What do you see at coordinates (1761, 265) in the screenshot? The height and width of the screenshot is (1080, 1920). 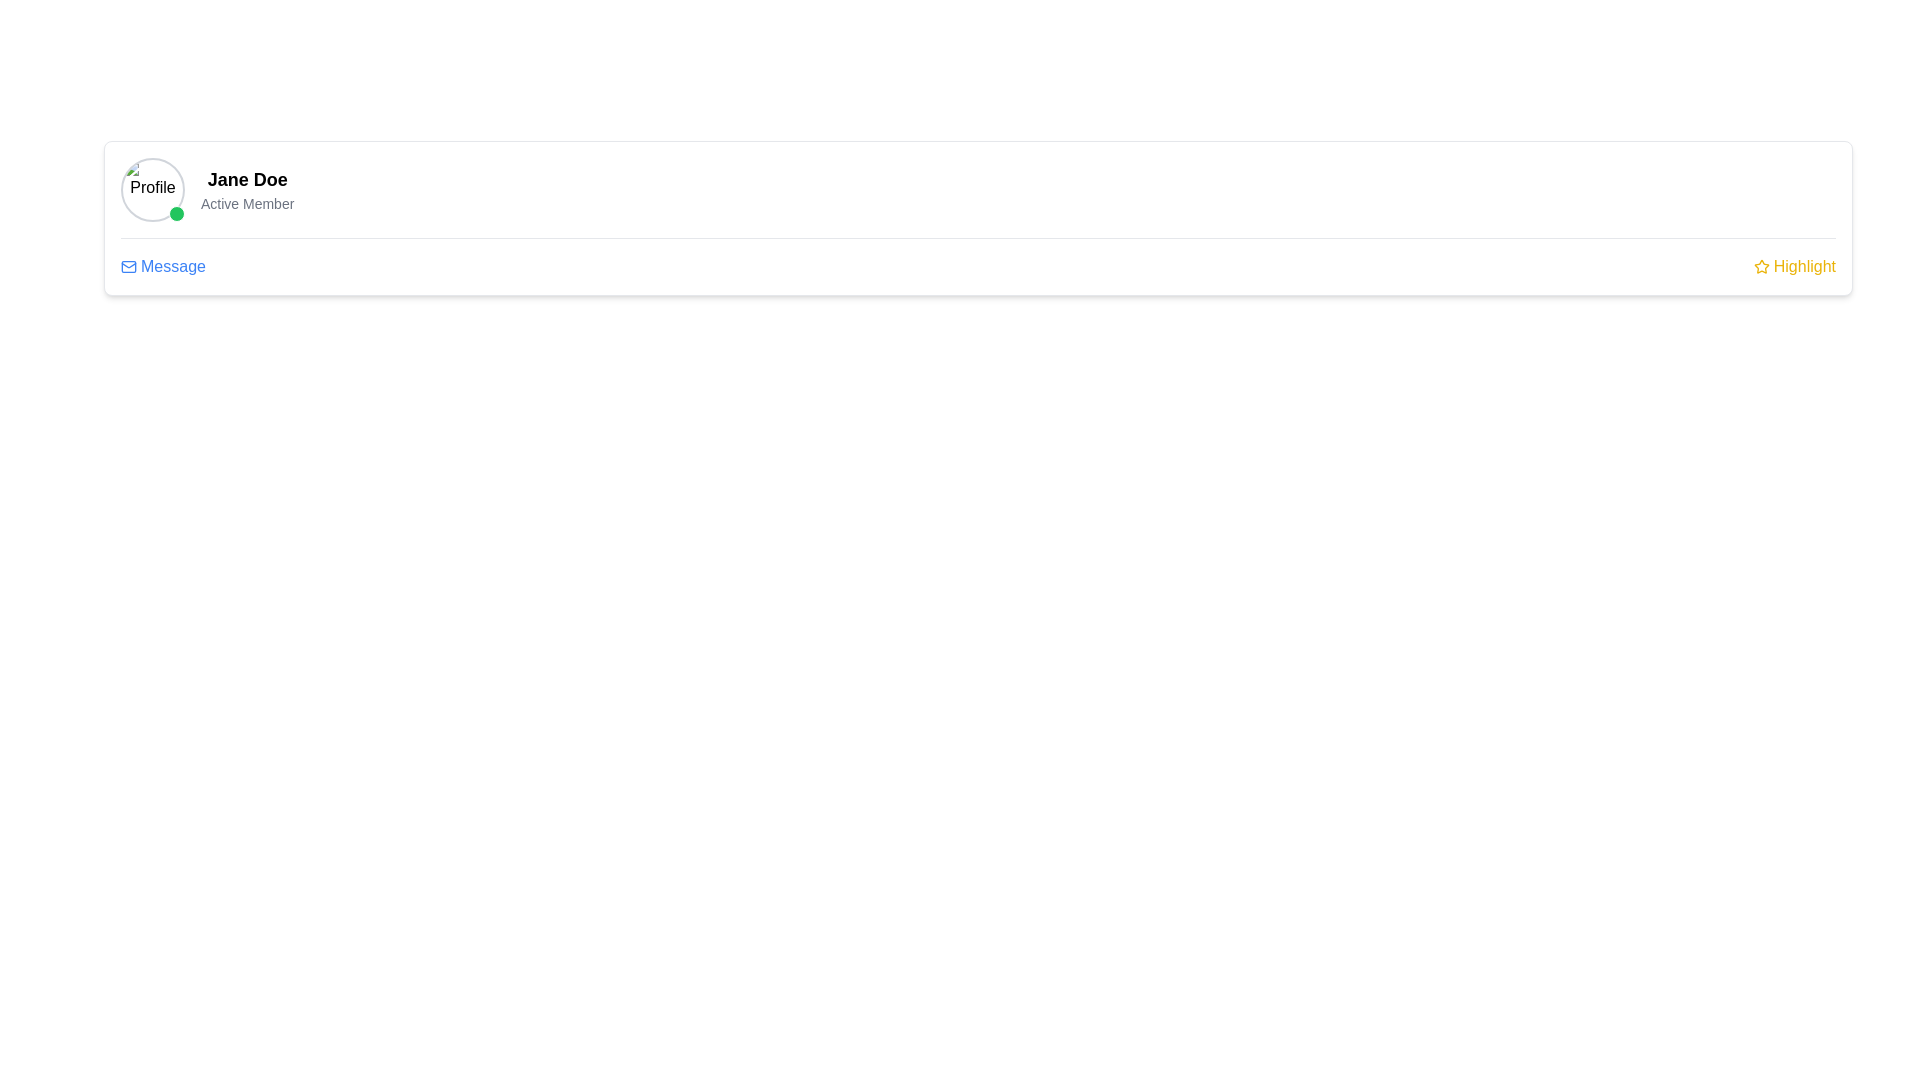 I see `the star-shaped icon with a yellow outline that is part of the 'Highlight' label in the top-right corner of the interface` at bounding box center [1761, 265].